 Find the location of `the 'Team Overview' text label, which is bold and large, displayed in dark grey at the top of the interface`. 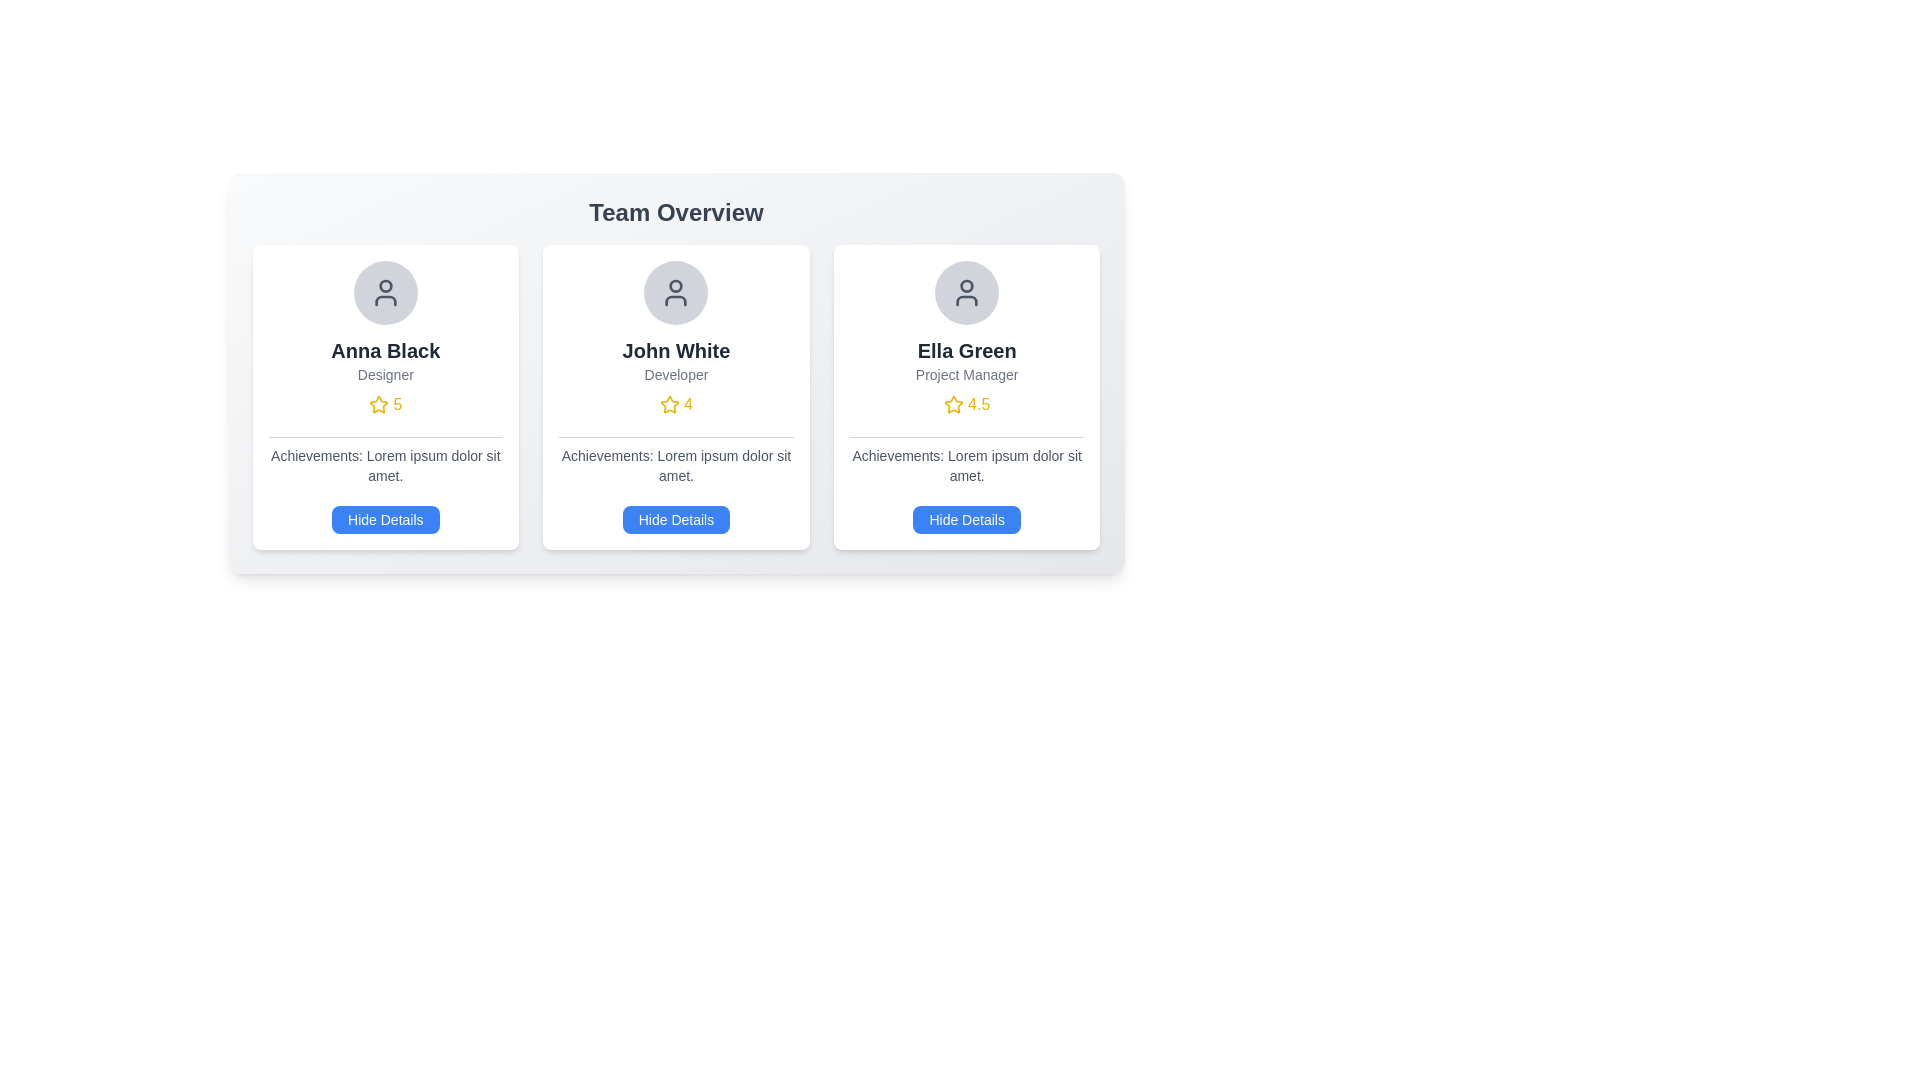

the 'Team Overview' text label, which is bold and large, displayed in dark grey at the top of the interface is located at coordinates (676, 212).